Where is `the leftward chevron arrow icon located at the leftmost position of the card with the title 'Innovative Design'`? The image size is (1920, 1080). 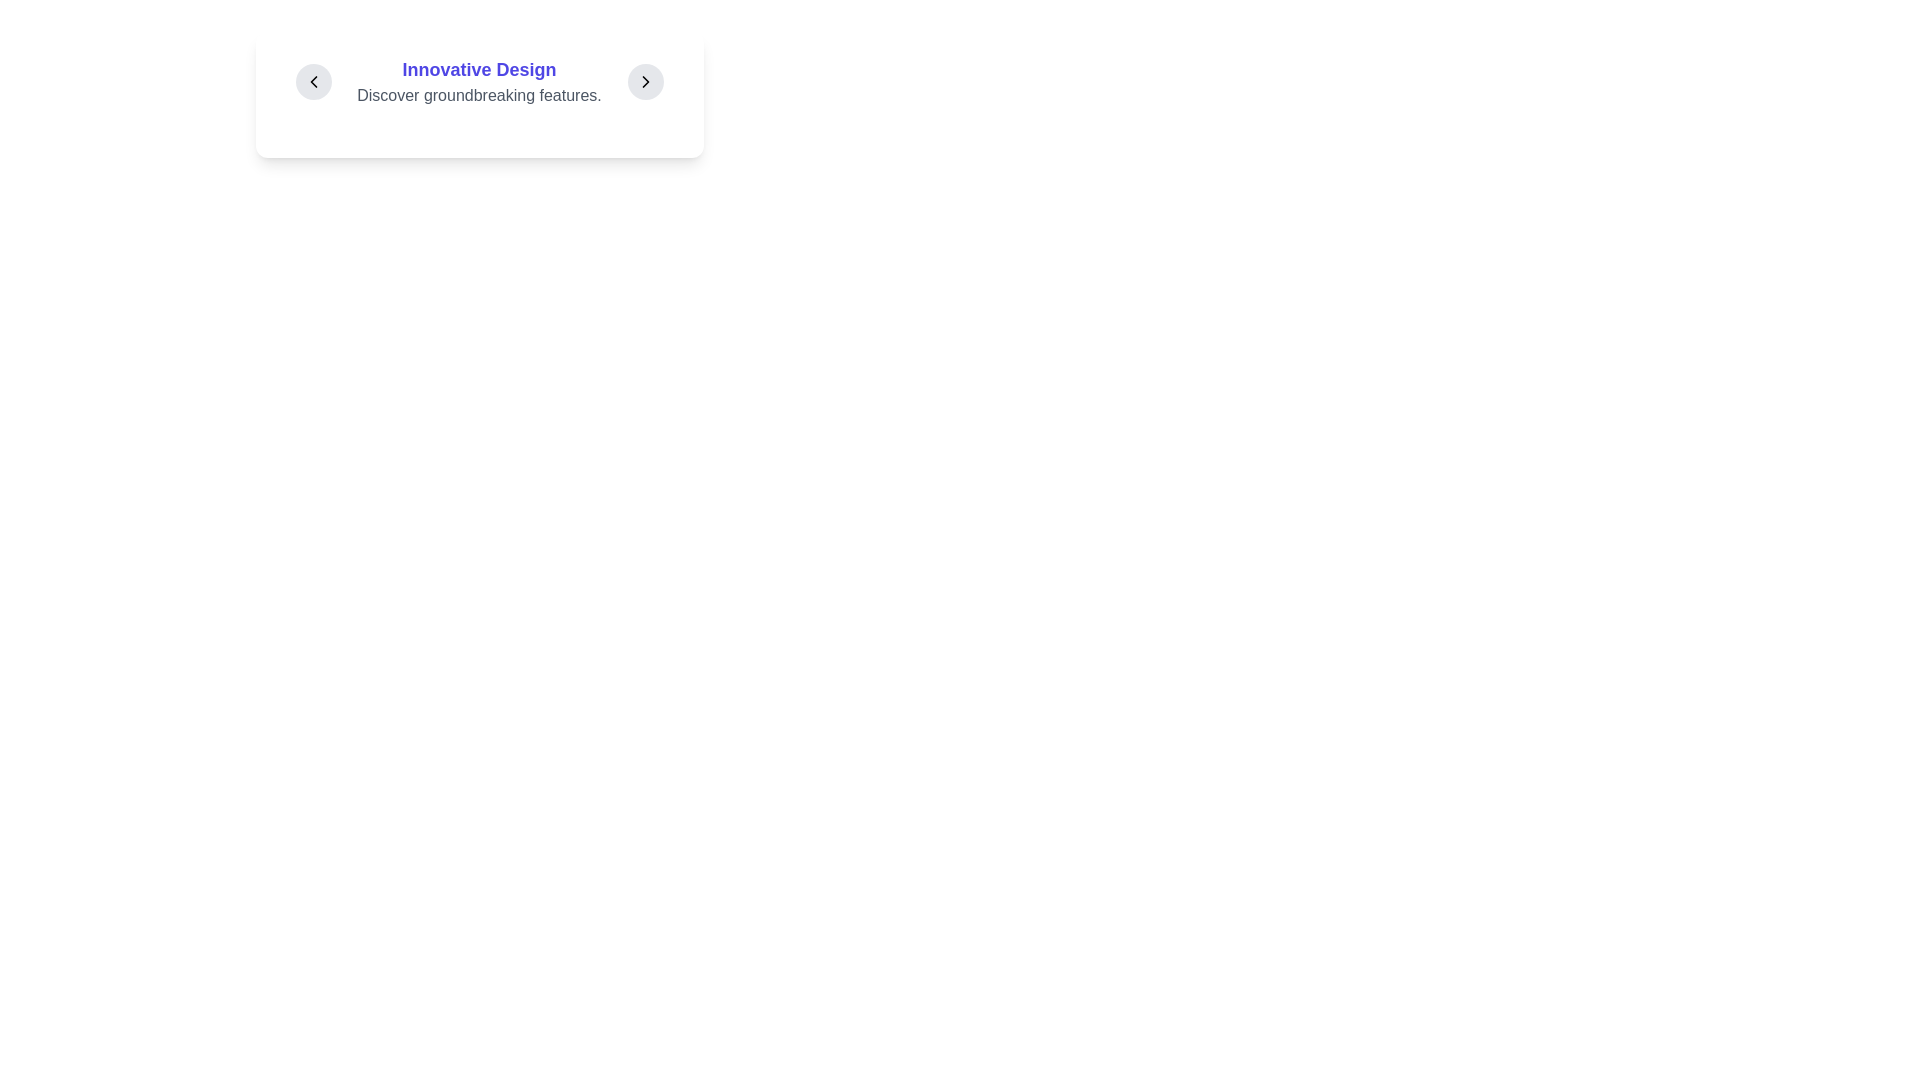 the leftward chevron arrow icon located at the leftmost position of the card with the title 'Innovative Design' is located at coordinates (312, 80).